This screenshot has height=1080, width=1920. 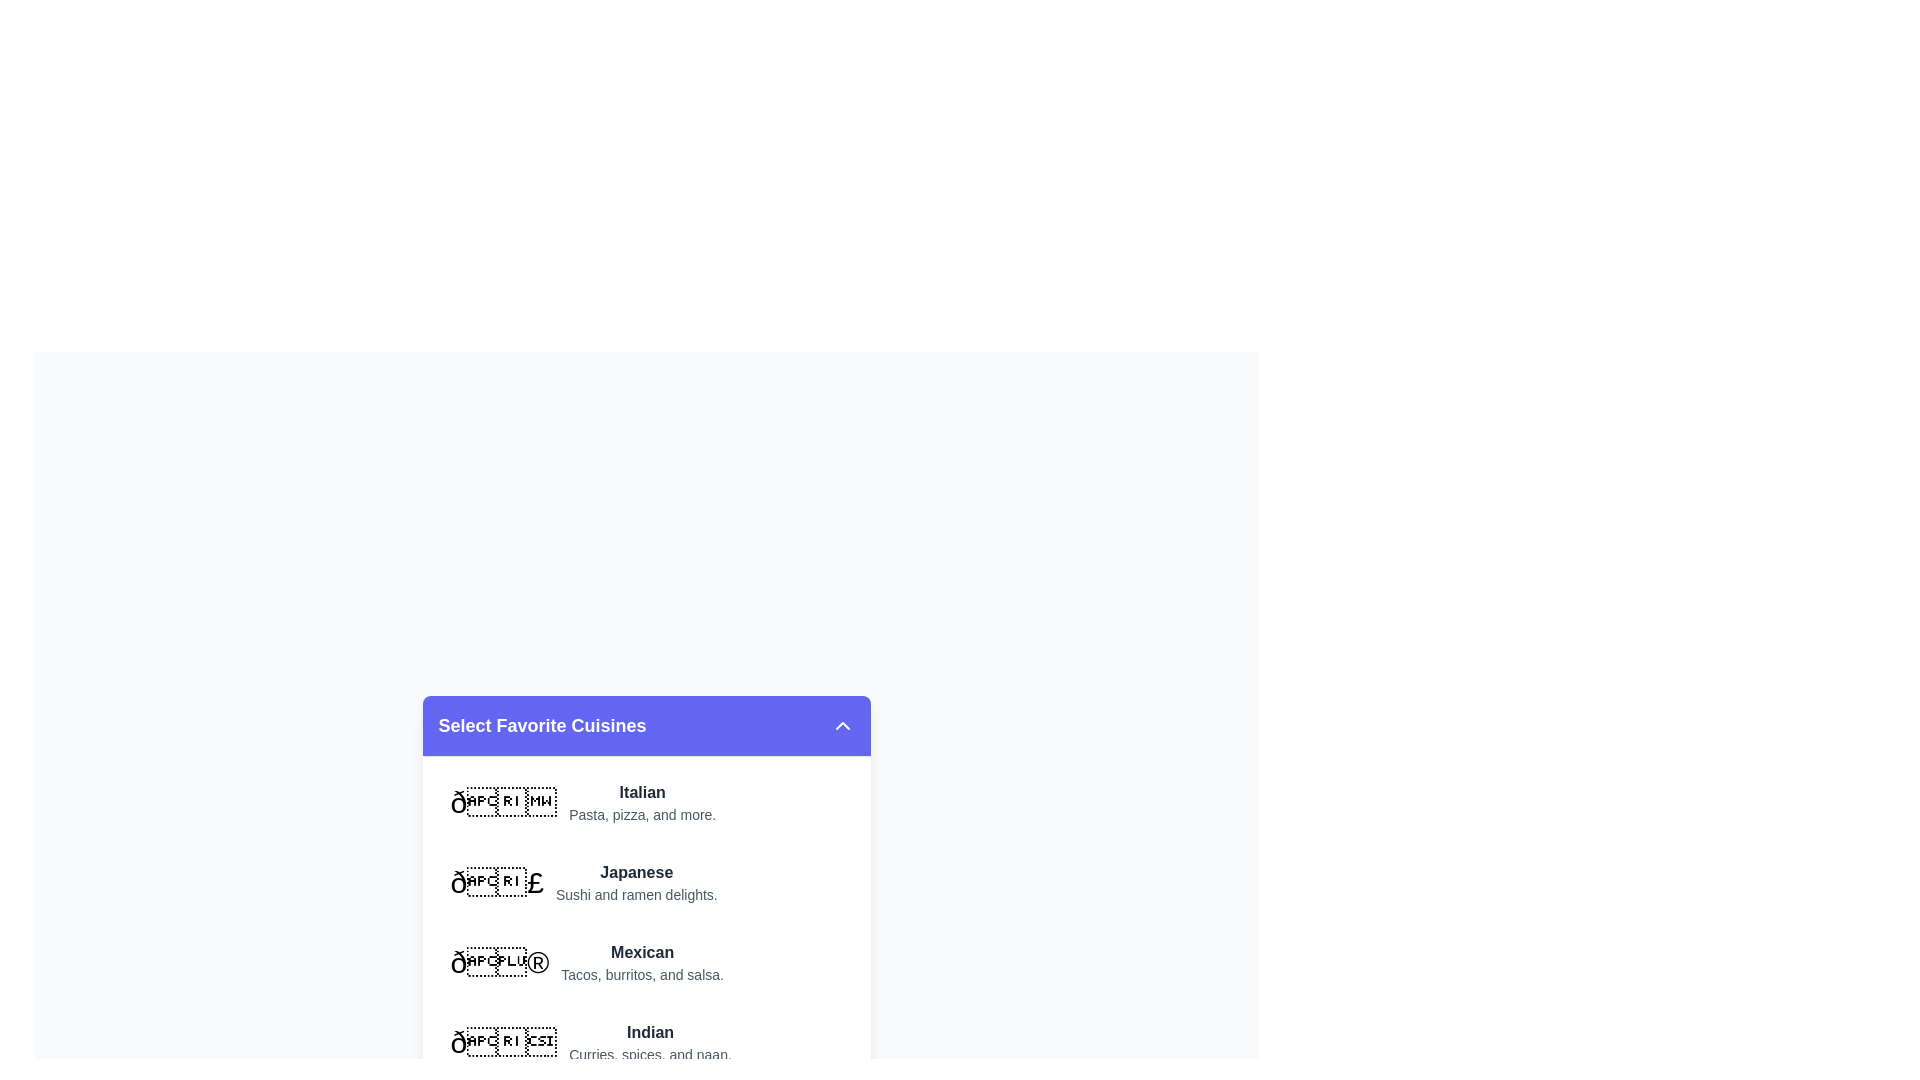 What do you see at coordinates (503, 801) in the screenshot?
I see `the emoji-like icon resembling a plate of food at the beginning of the 'Italian' cuisine section, which is positioned at the leftmost side of the section header` at bounding box center [503, 801].